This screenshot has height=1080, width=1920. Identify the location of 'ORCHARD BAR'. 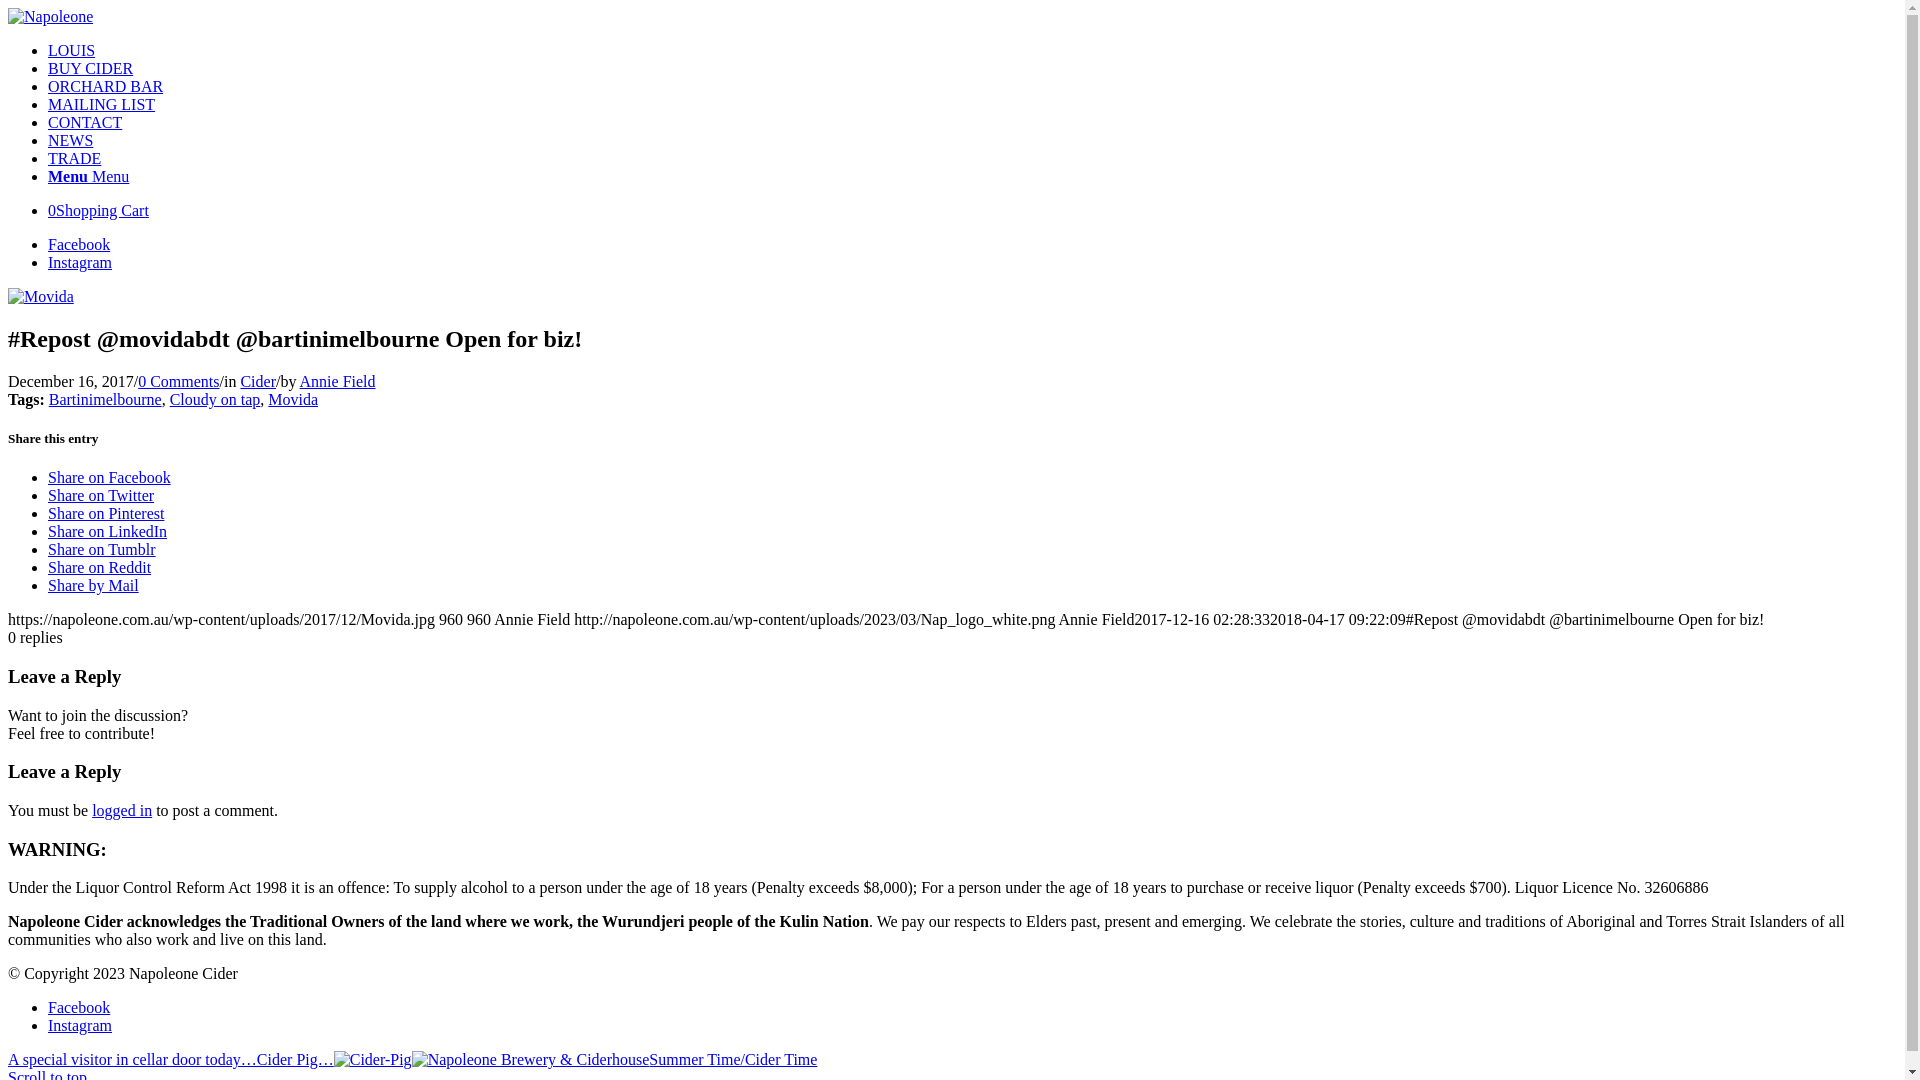
(104, 85).